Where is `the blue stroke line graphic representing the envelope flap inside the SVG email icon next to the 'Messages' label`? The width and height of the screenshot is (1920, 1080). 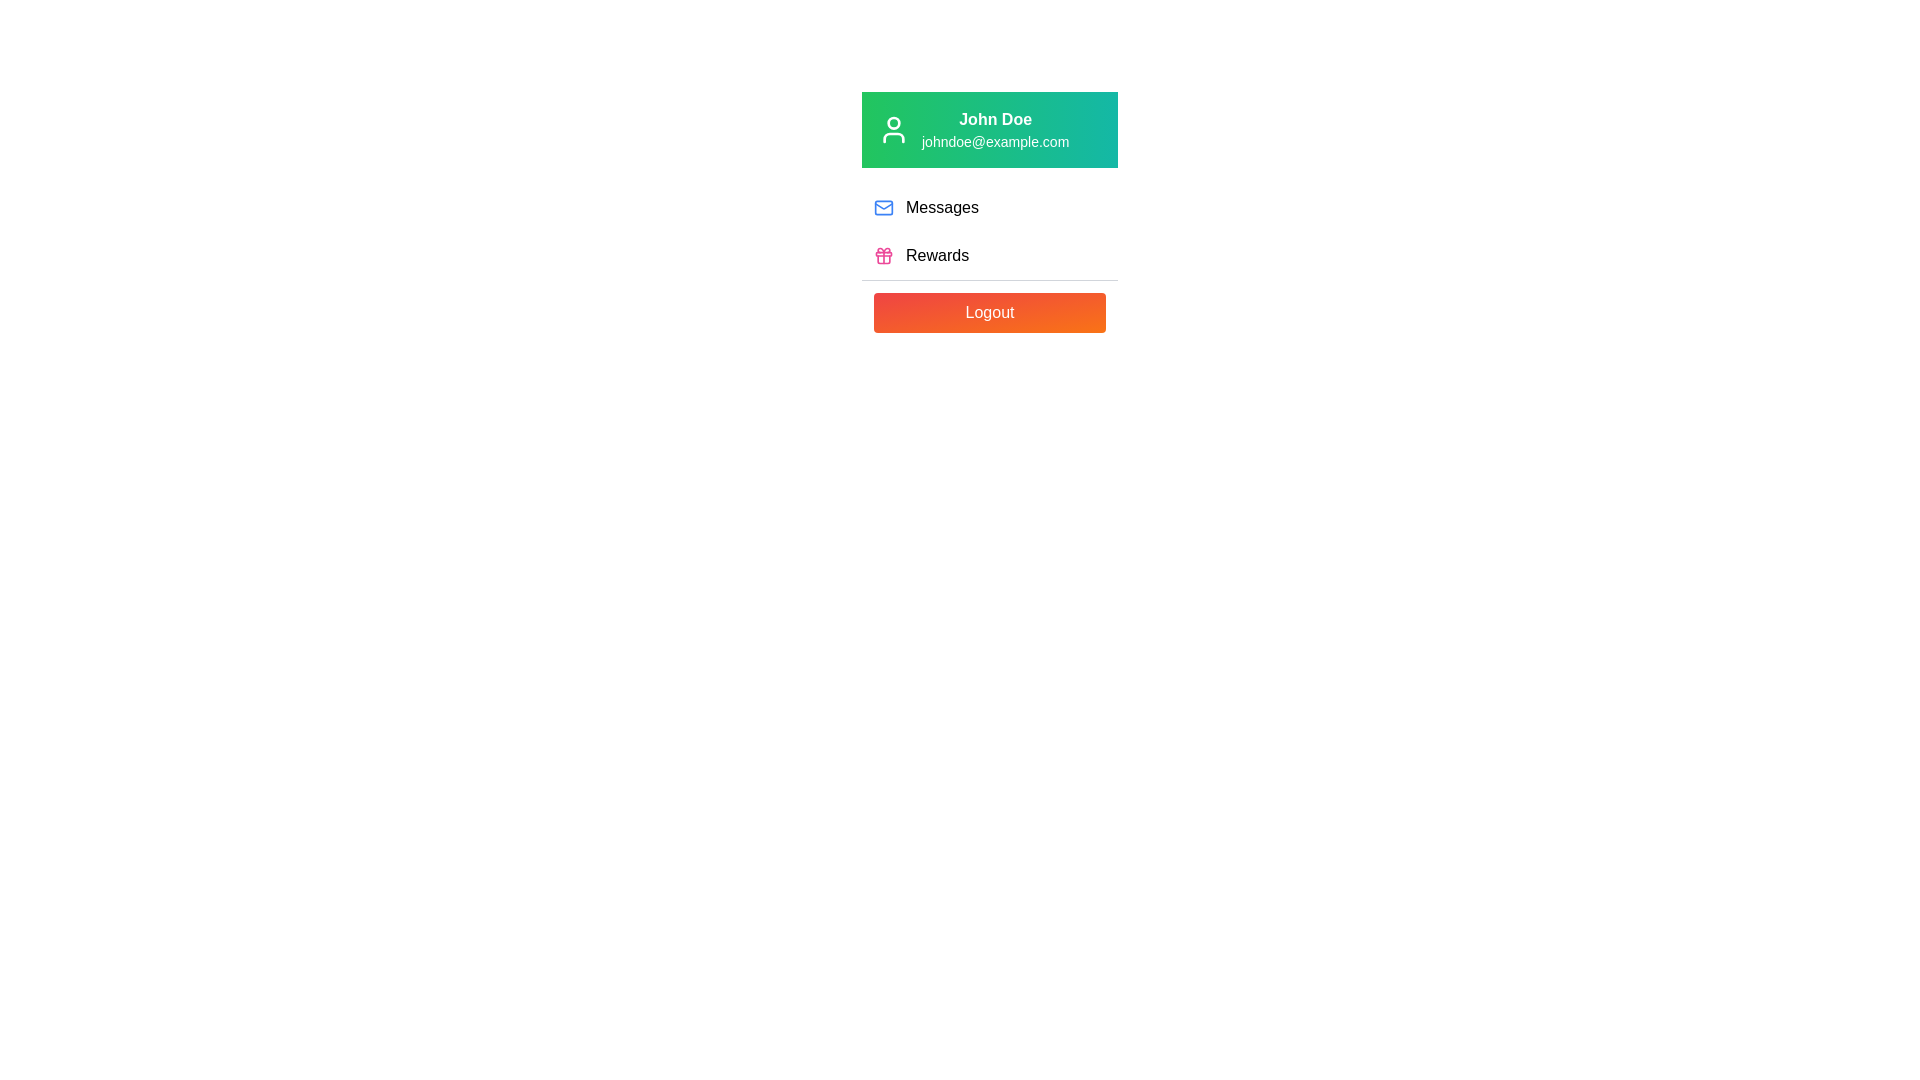
the blue stroke line graphic representing the envelope flap inside the SVG email icon next to the 'Messages' label is located at coordinates (882, 205).